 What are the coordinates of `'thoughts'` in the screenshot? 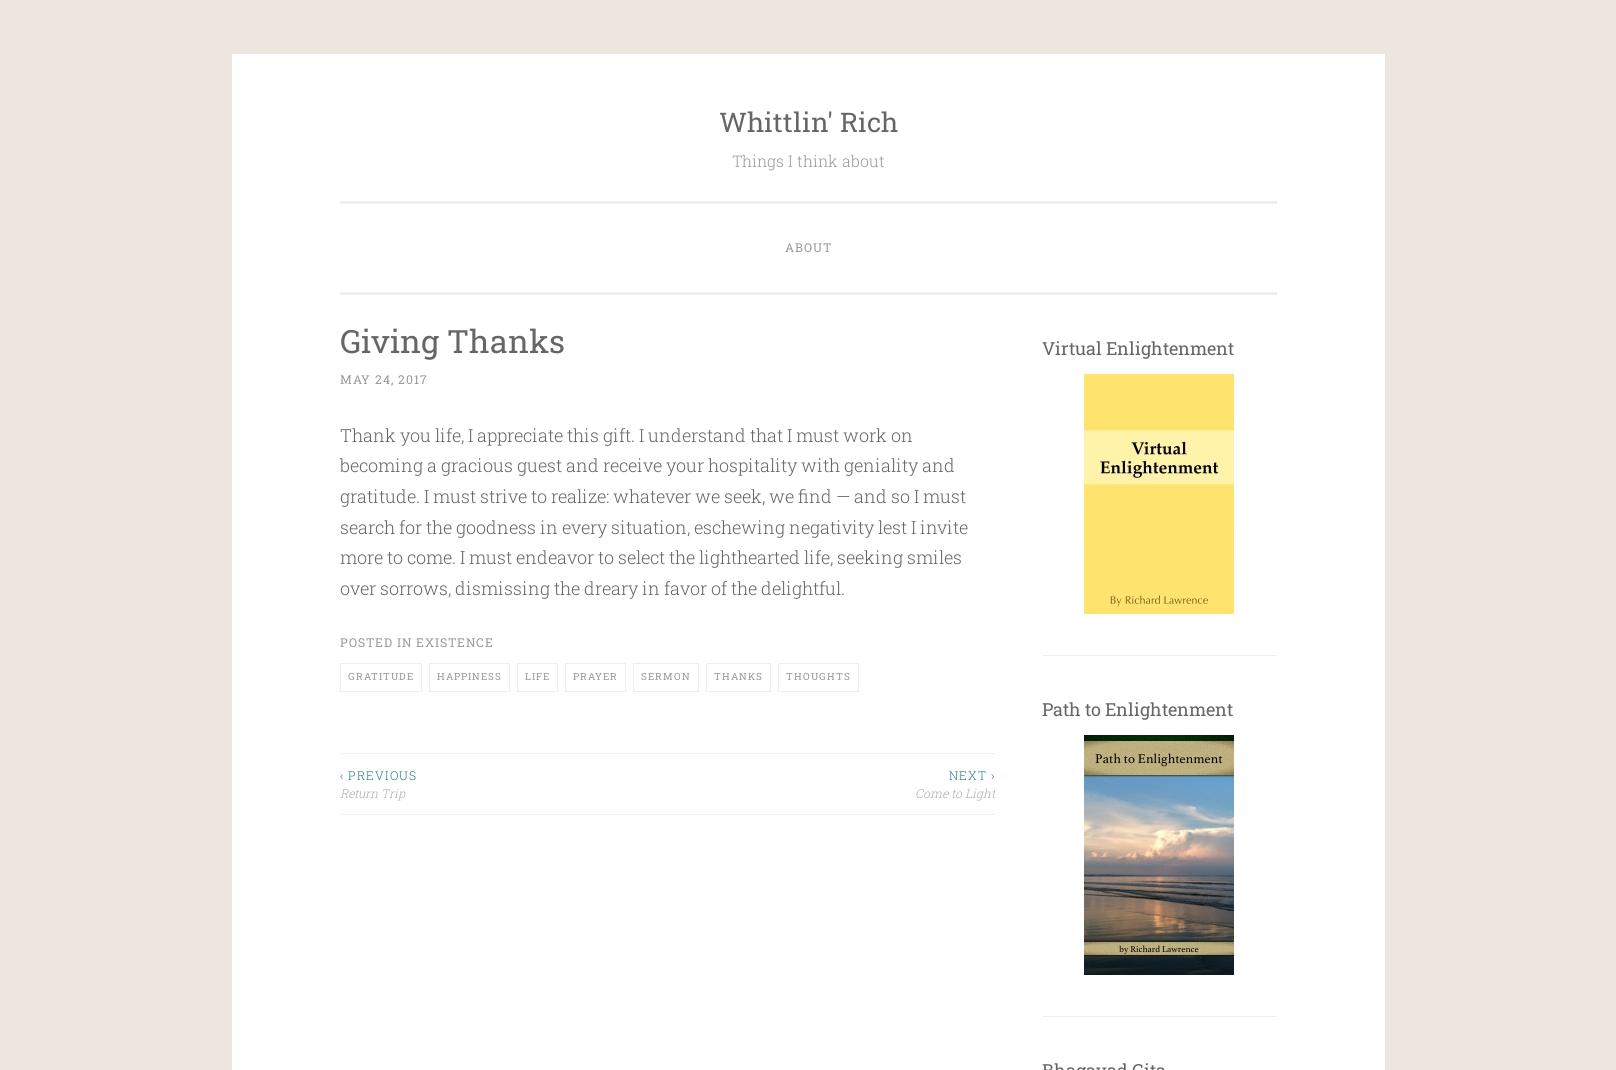 It's located at (817, 675).